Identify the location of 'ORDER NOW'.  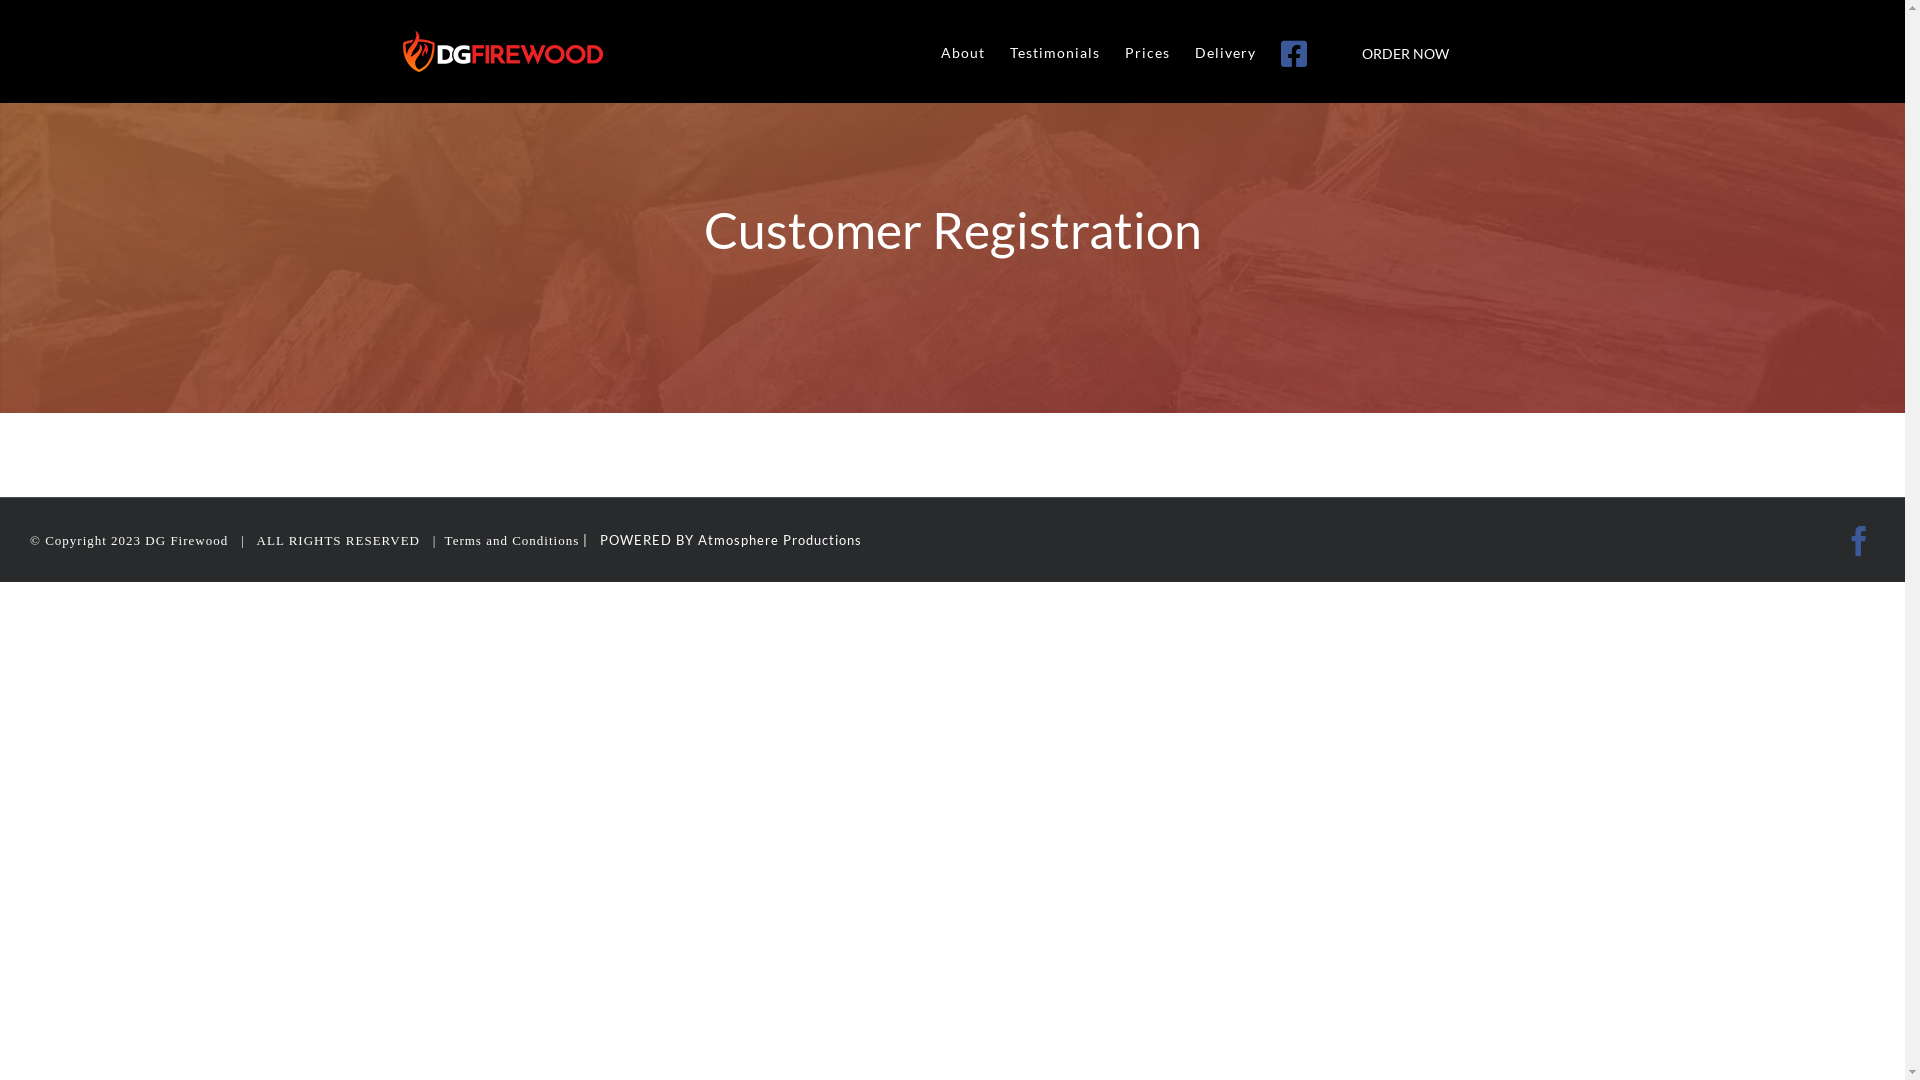
(1403, 50).